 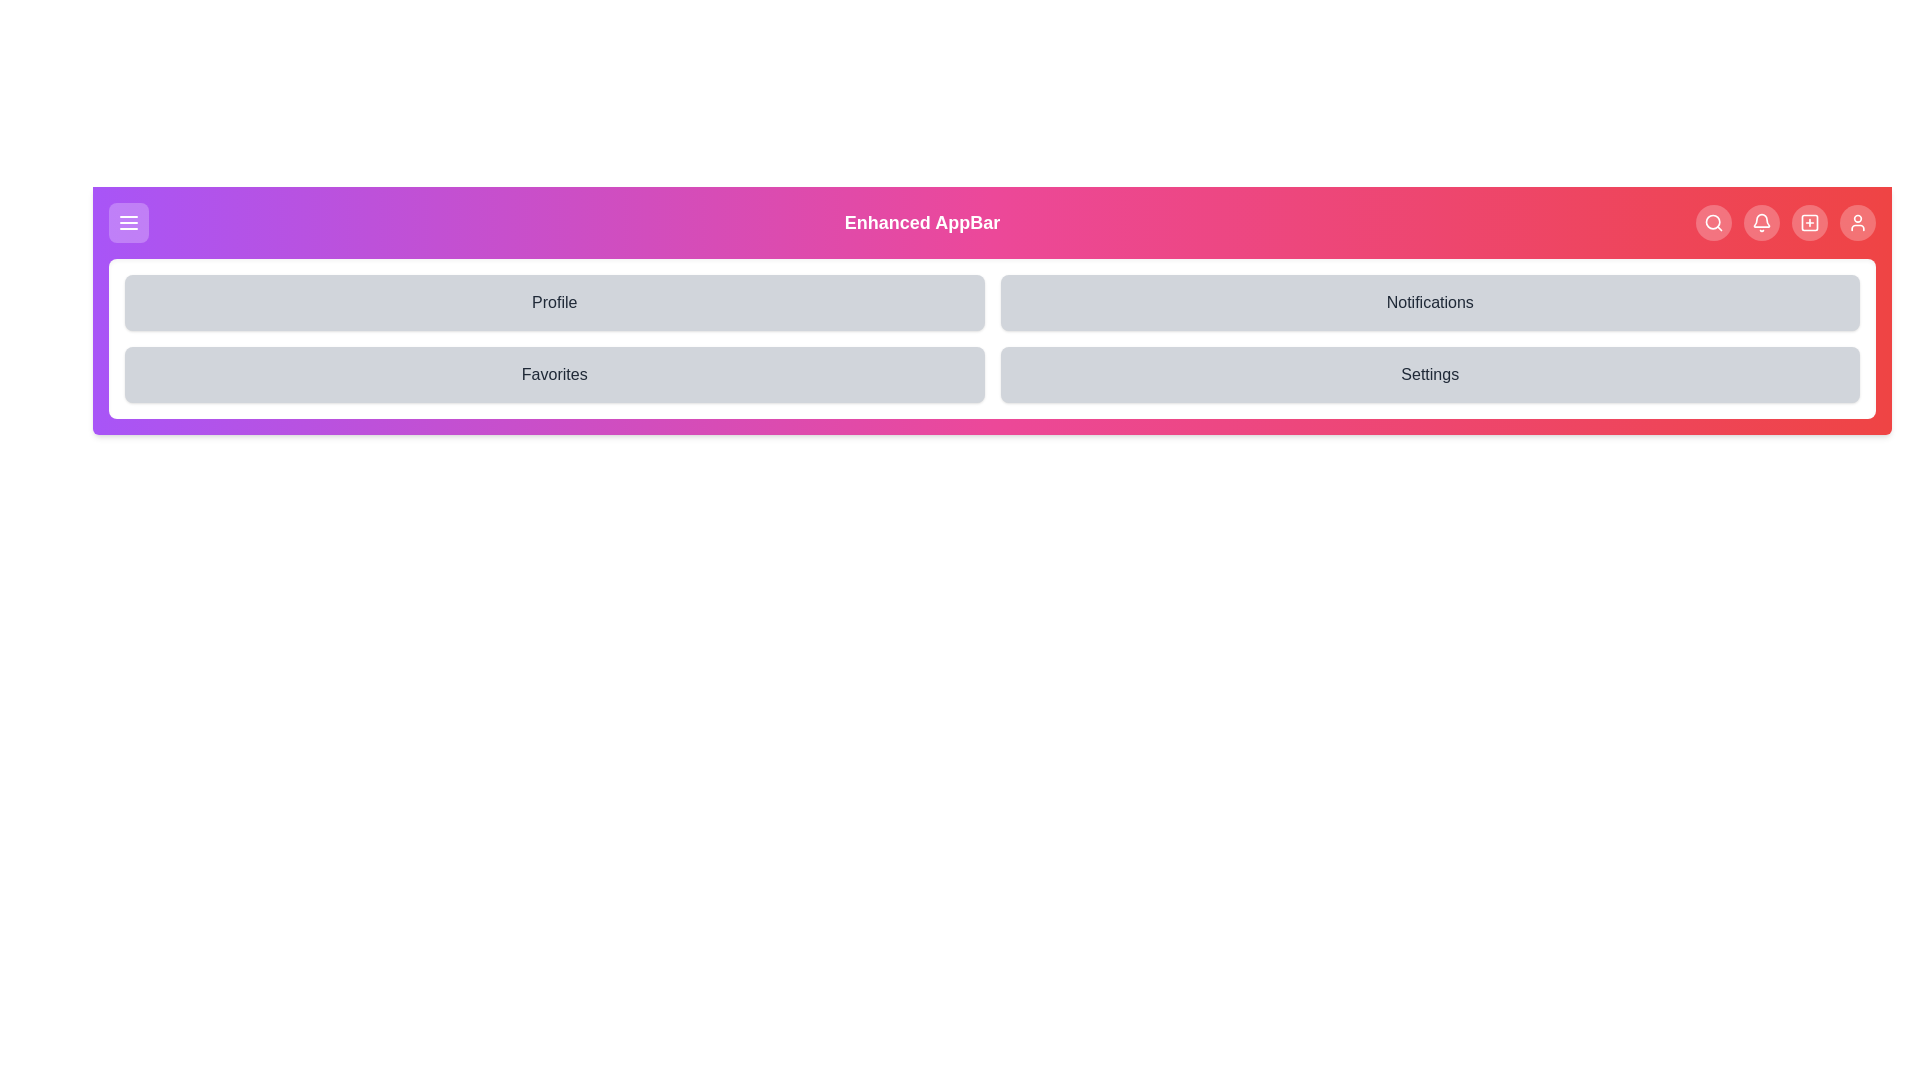 I want to click on the Notifications navigation button, so click(x=1761, y=223).